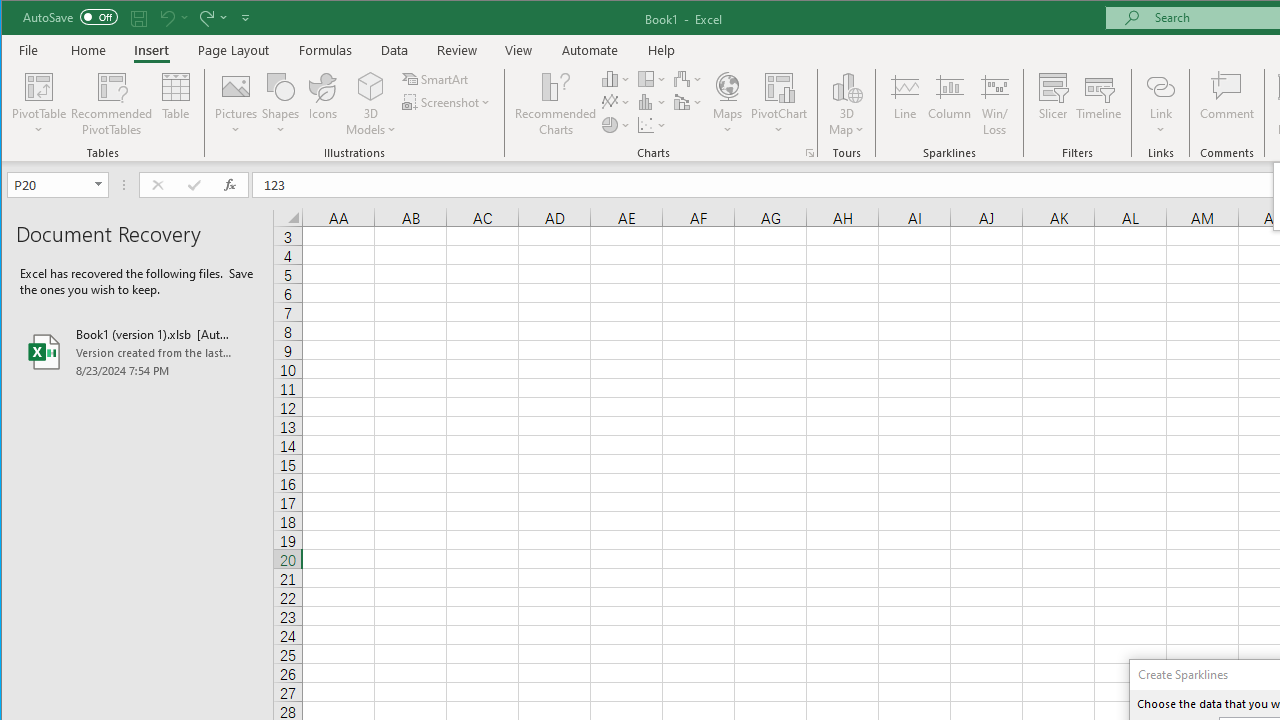 The image size is (1280, 720). What do you see at coordinates (903, 104) in the screenshot?
I see `'Line'` at bounding box center [903, 104].